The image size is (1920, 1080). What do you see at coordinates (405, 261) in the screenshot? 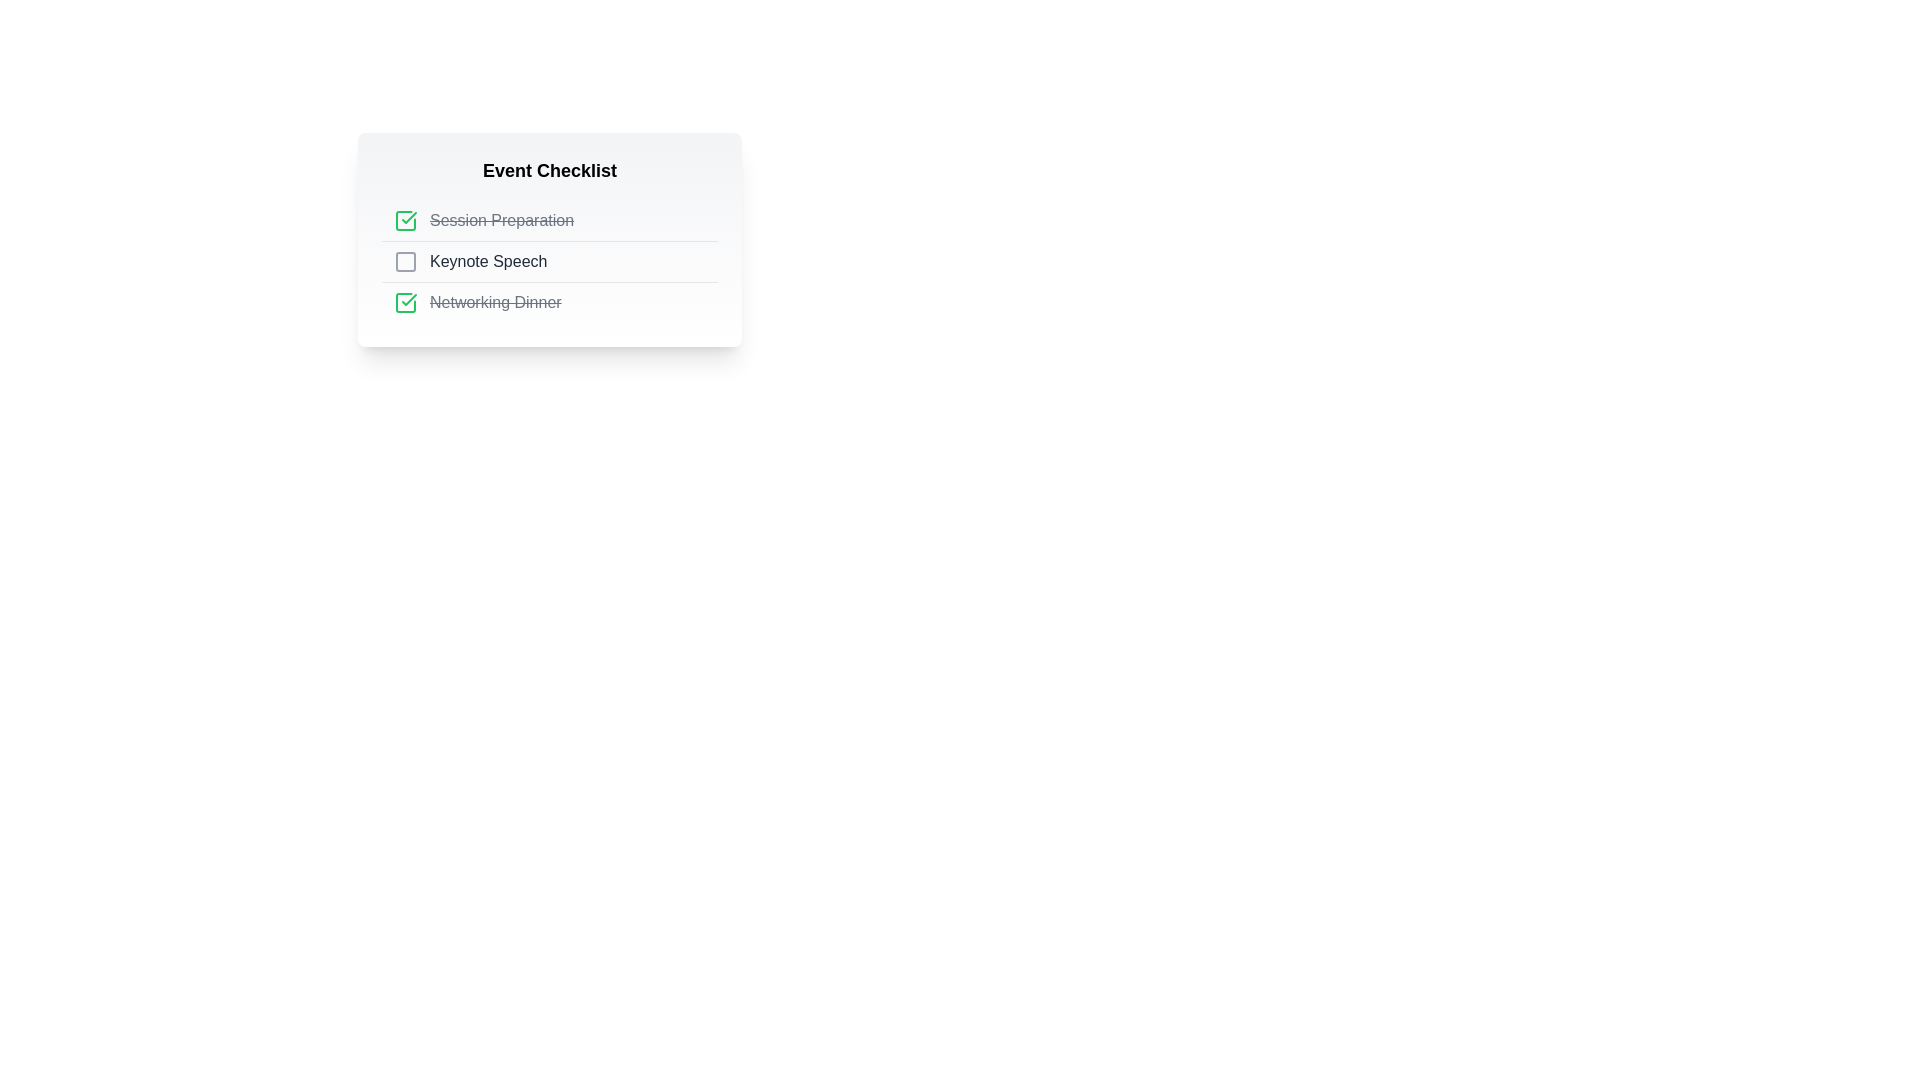
I see `the icon indicating the state of the checklist item 'Keynote Speech'` at bounding box center [405, 261].